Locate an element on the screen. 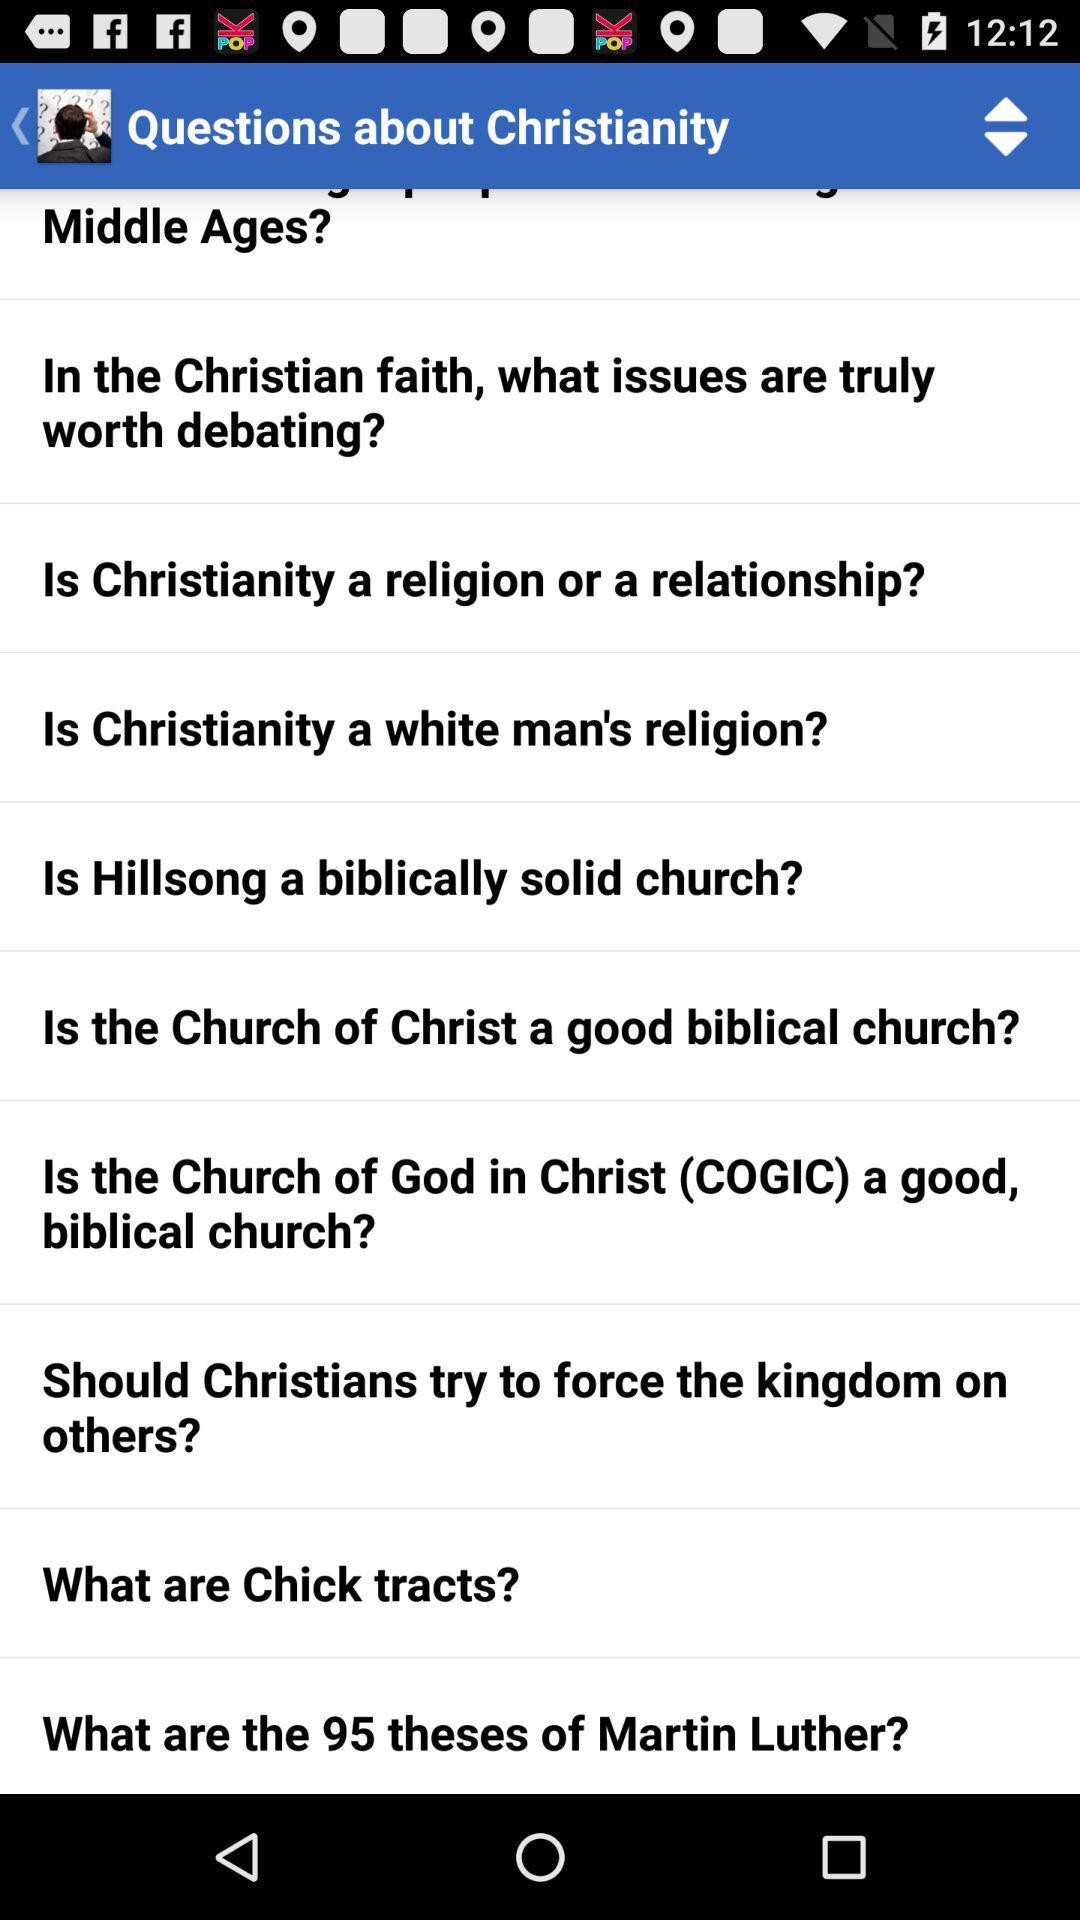 This screenshot has height=1920, width=1080. icon at the top right corner is located at coordinates (1006, 124).